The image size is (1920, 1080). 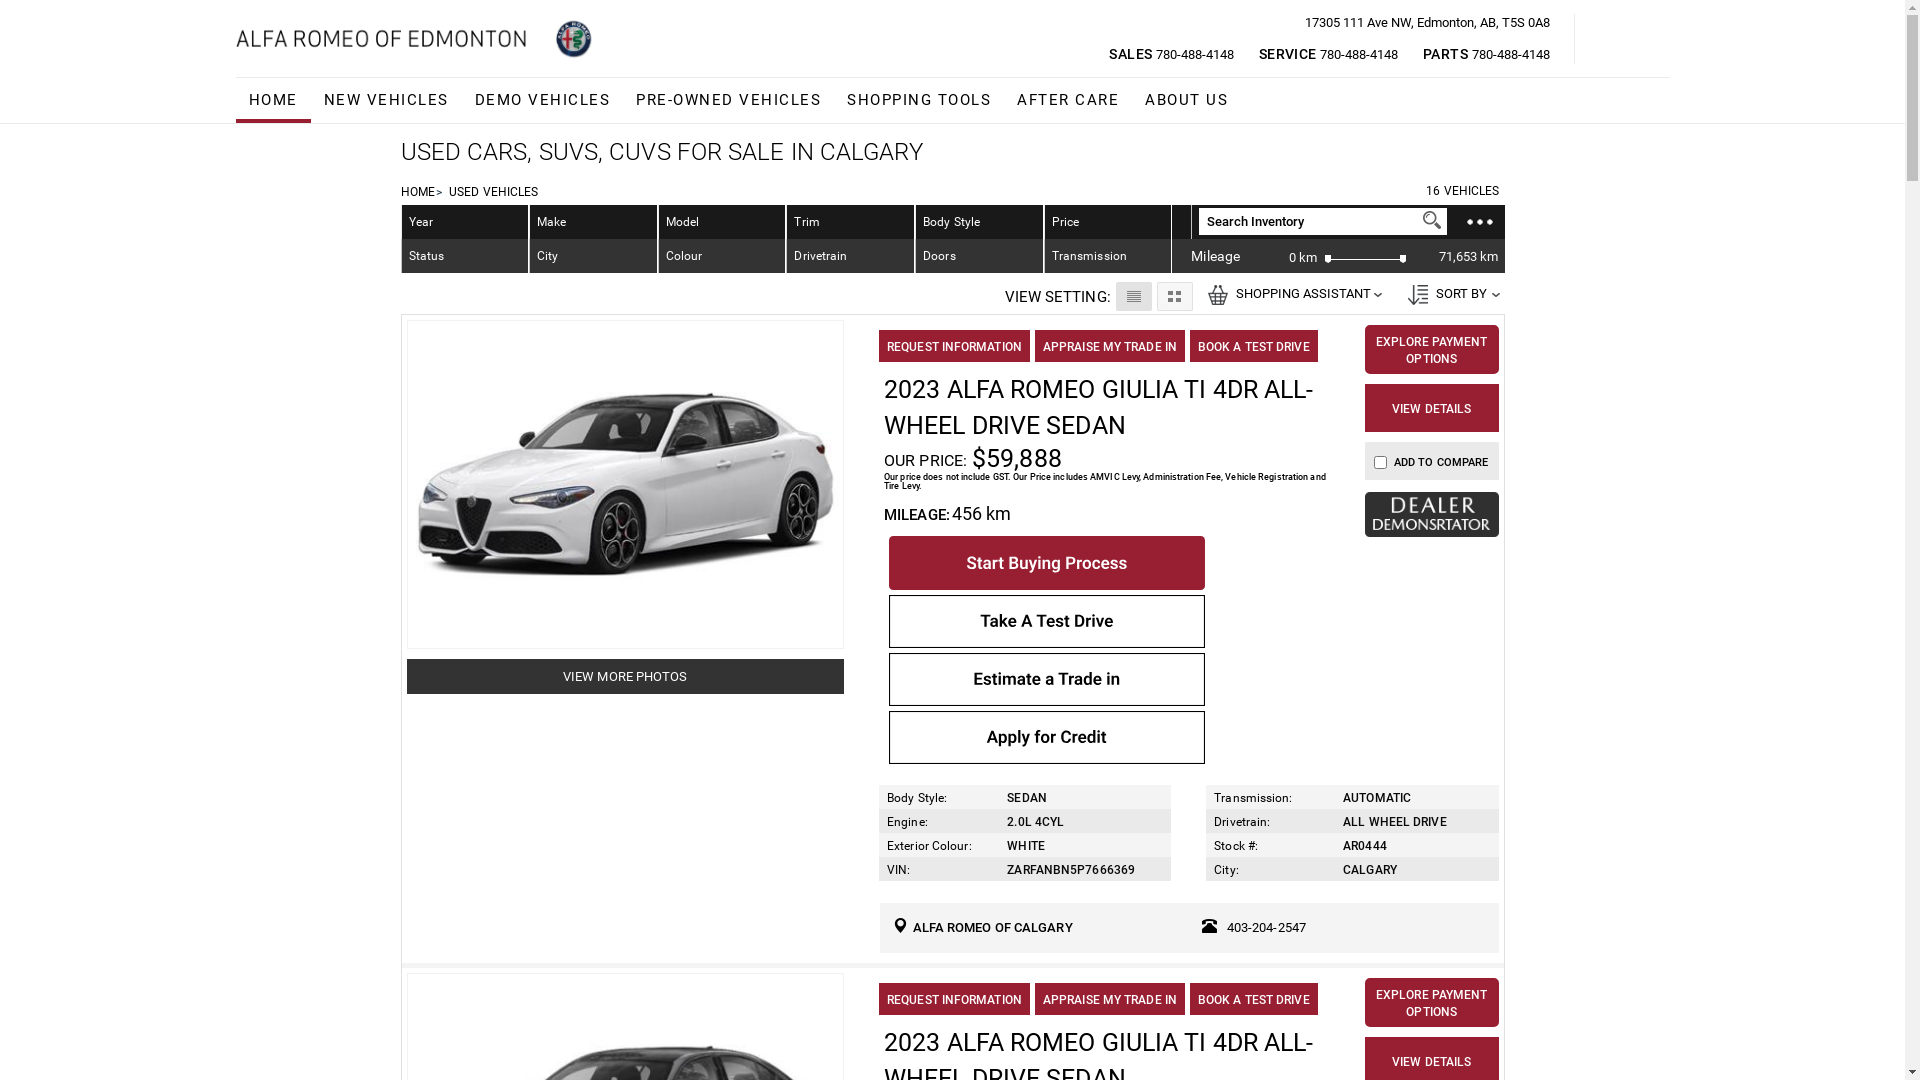 What do you see at coordinates (309, 100) in the screenshot?
I see `'NEW VEHICLES'` at bounding box center [309, 100].